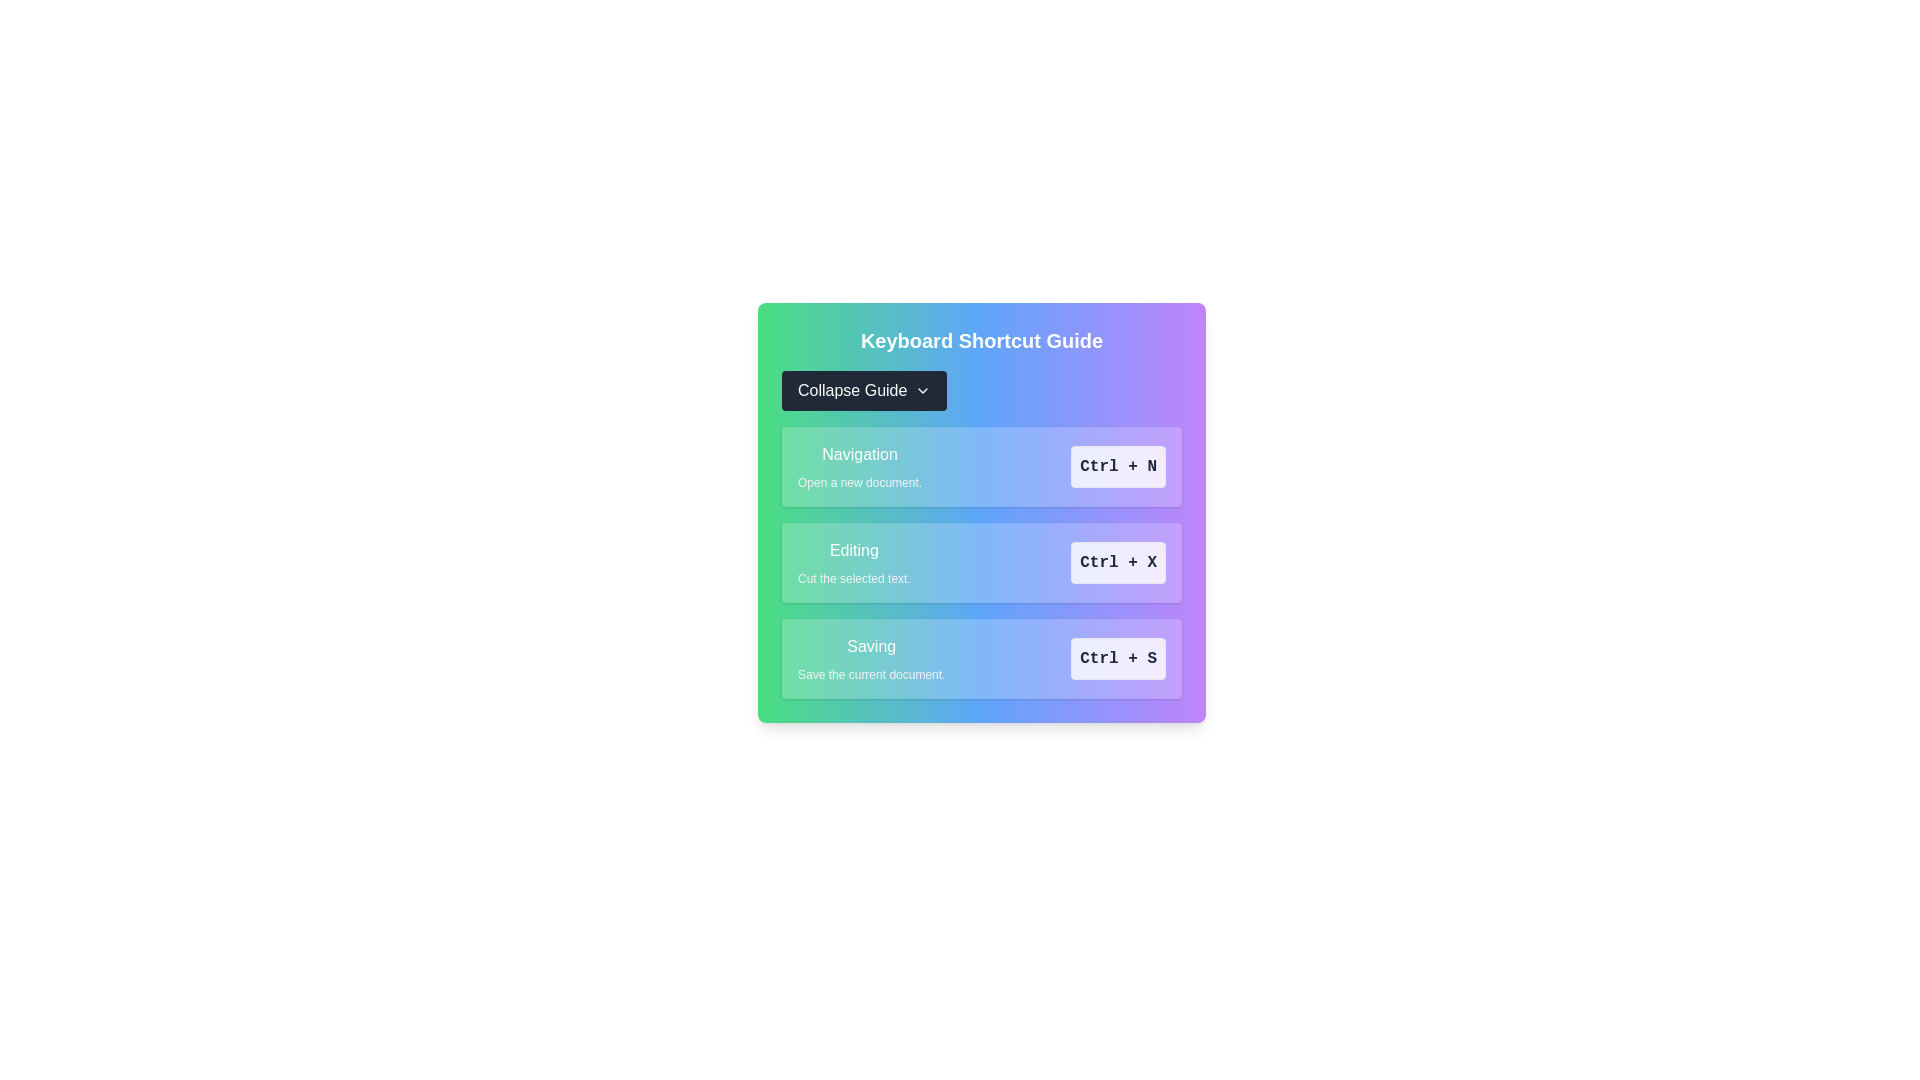  I want to click on the rightmost chevron icon inside the 'Collapse Guide' button, so click(922, 390).